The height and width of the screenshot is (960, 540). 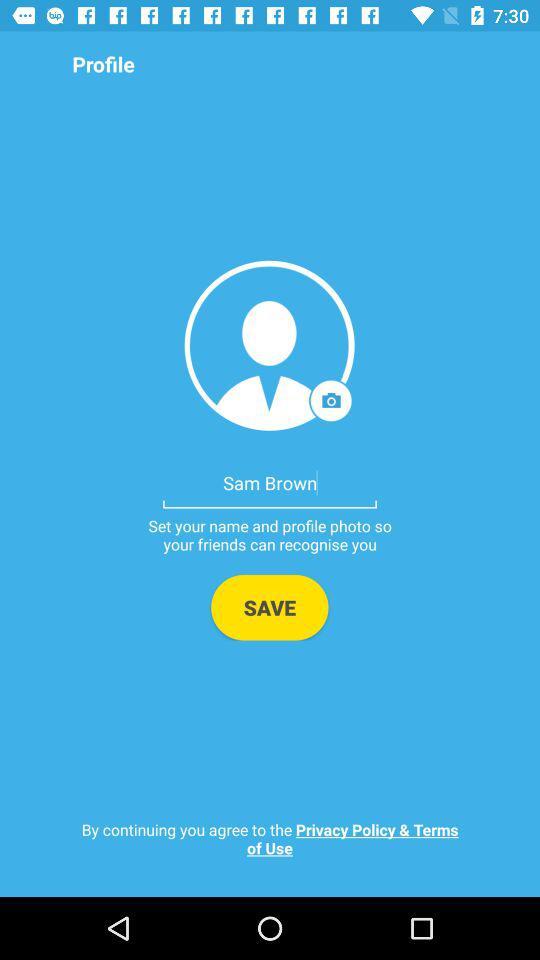 What do you see at coordinates (270, 481) in the screenshot?
I see `sam brown` at bounding box center [270, 481].